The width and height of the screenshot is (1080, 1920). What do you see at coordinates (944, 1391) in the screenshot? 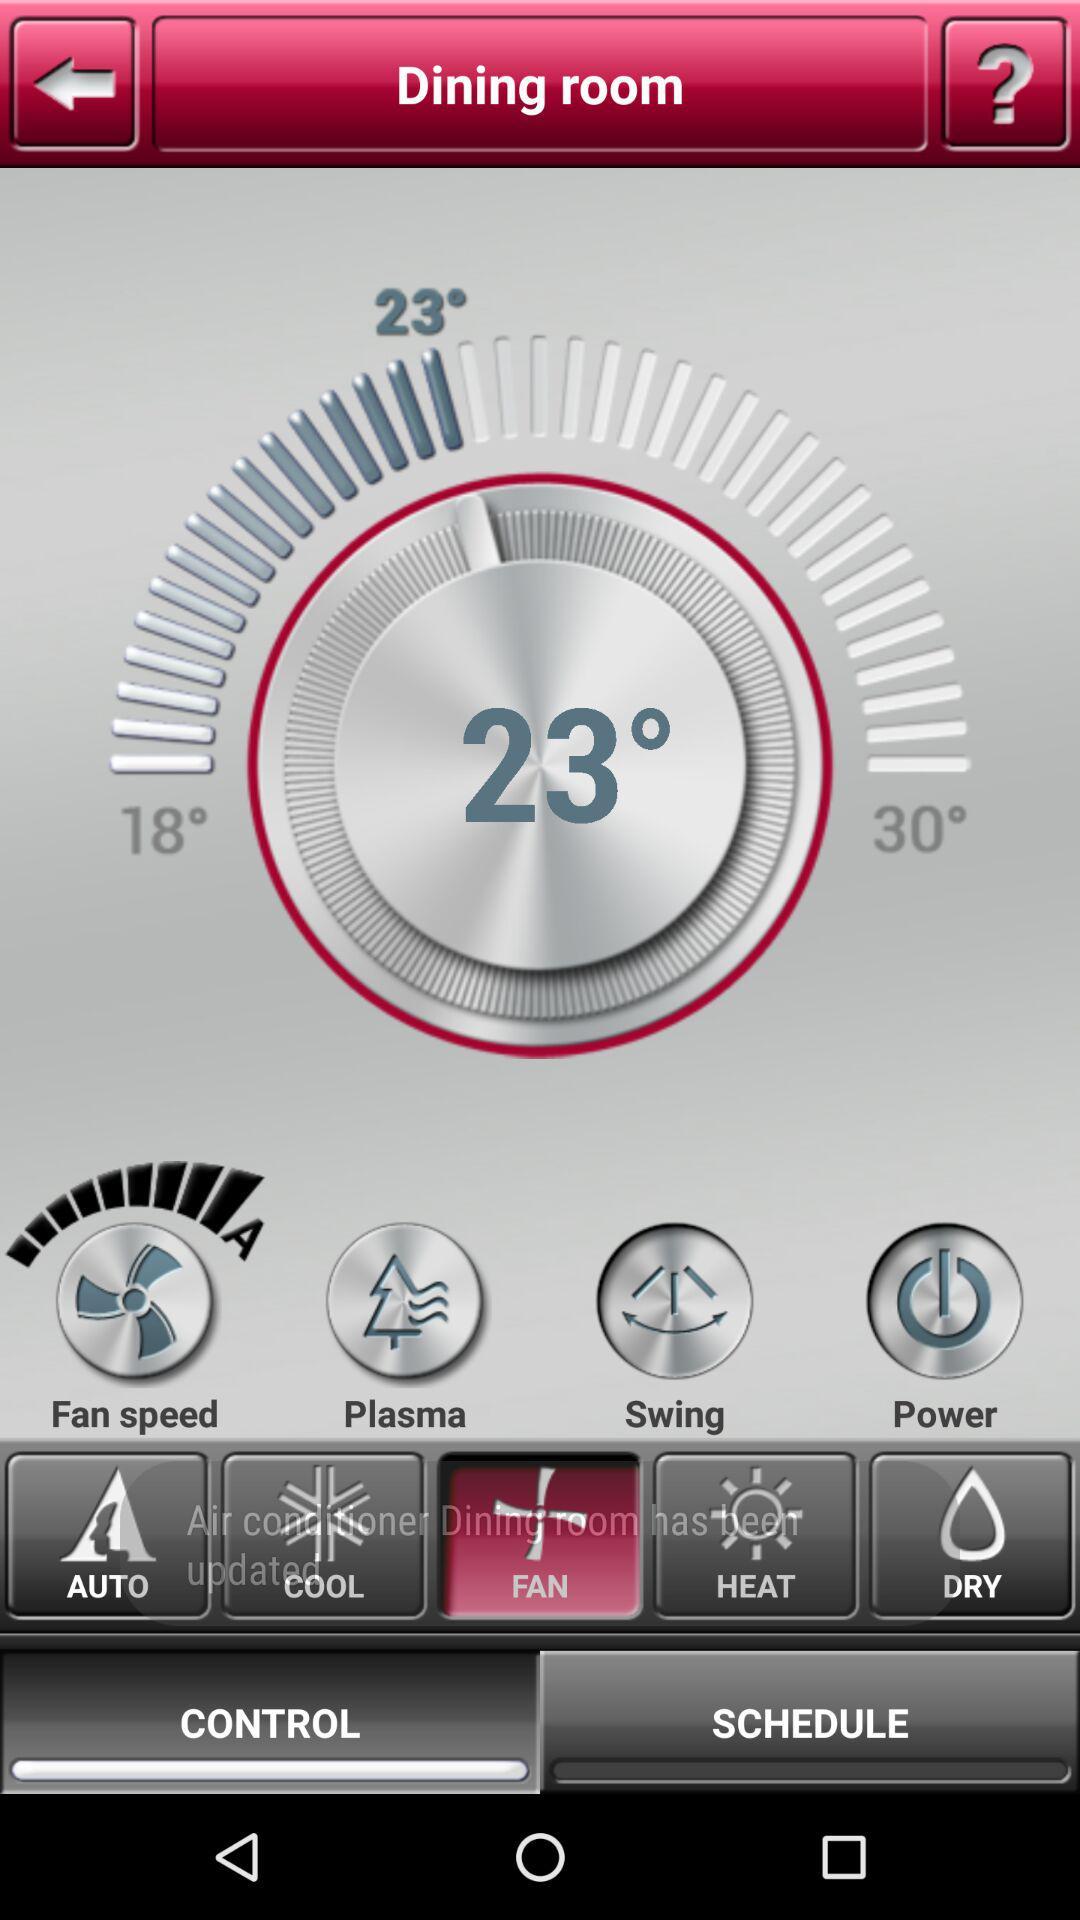
I see `the power icon` at bounding box center [944, 1391].